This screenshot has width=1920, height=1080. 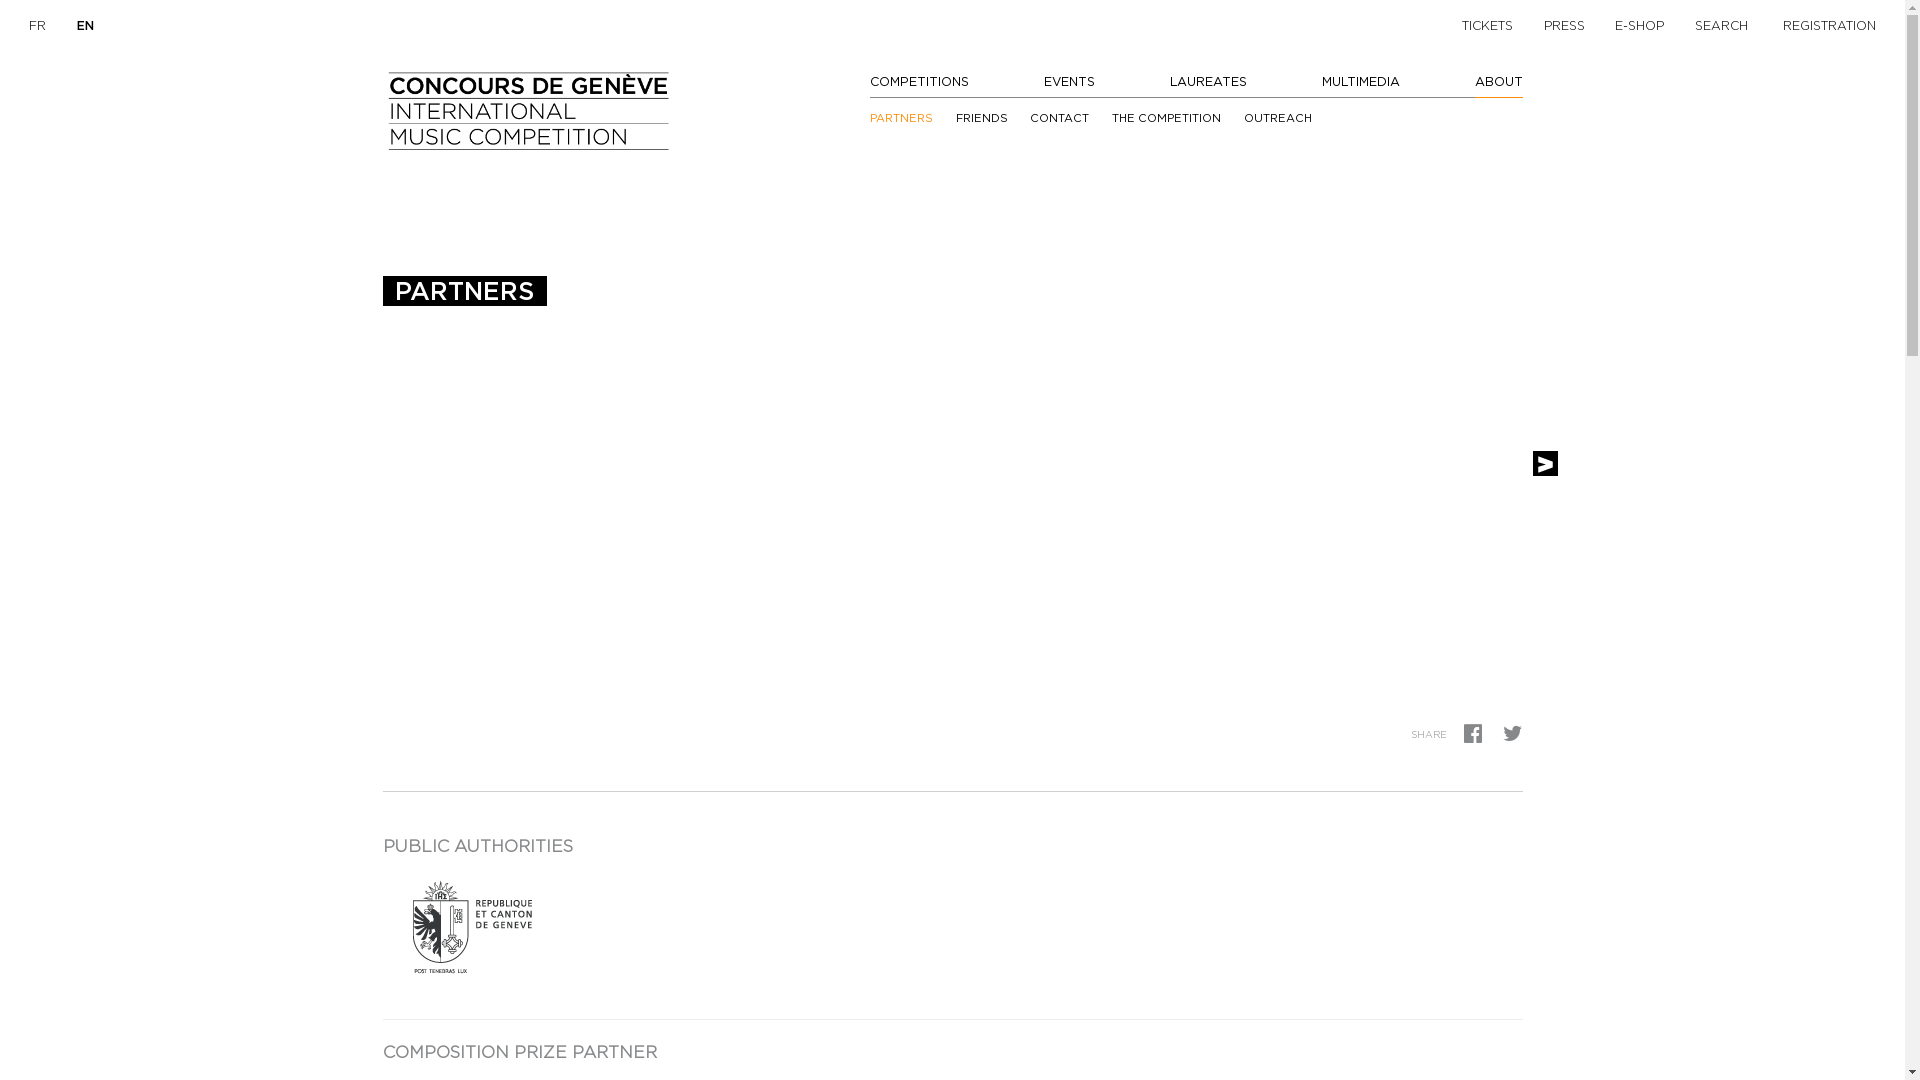 What do you see at coordinates (1720, 25) in the screenshot?
I see `'SEARCH'` at bounding box center [1720, 25].